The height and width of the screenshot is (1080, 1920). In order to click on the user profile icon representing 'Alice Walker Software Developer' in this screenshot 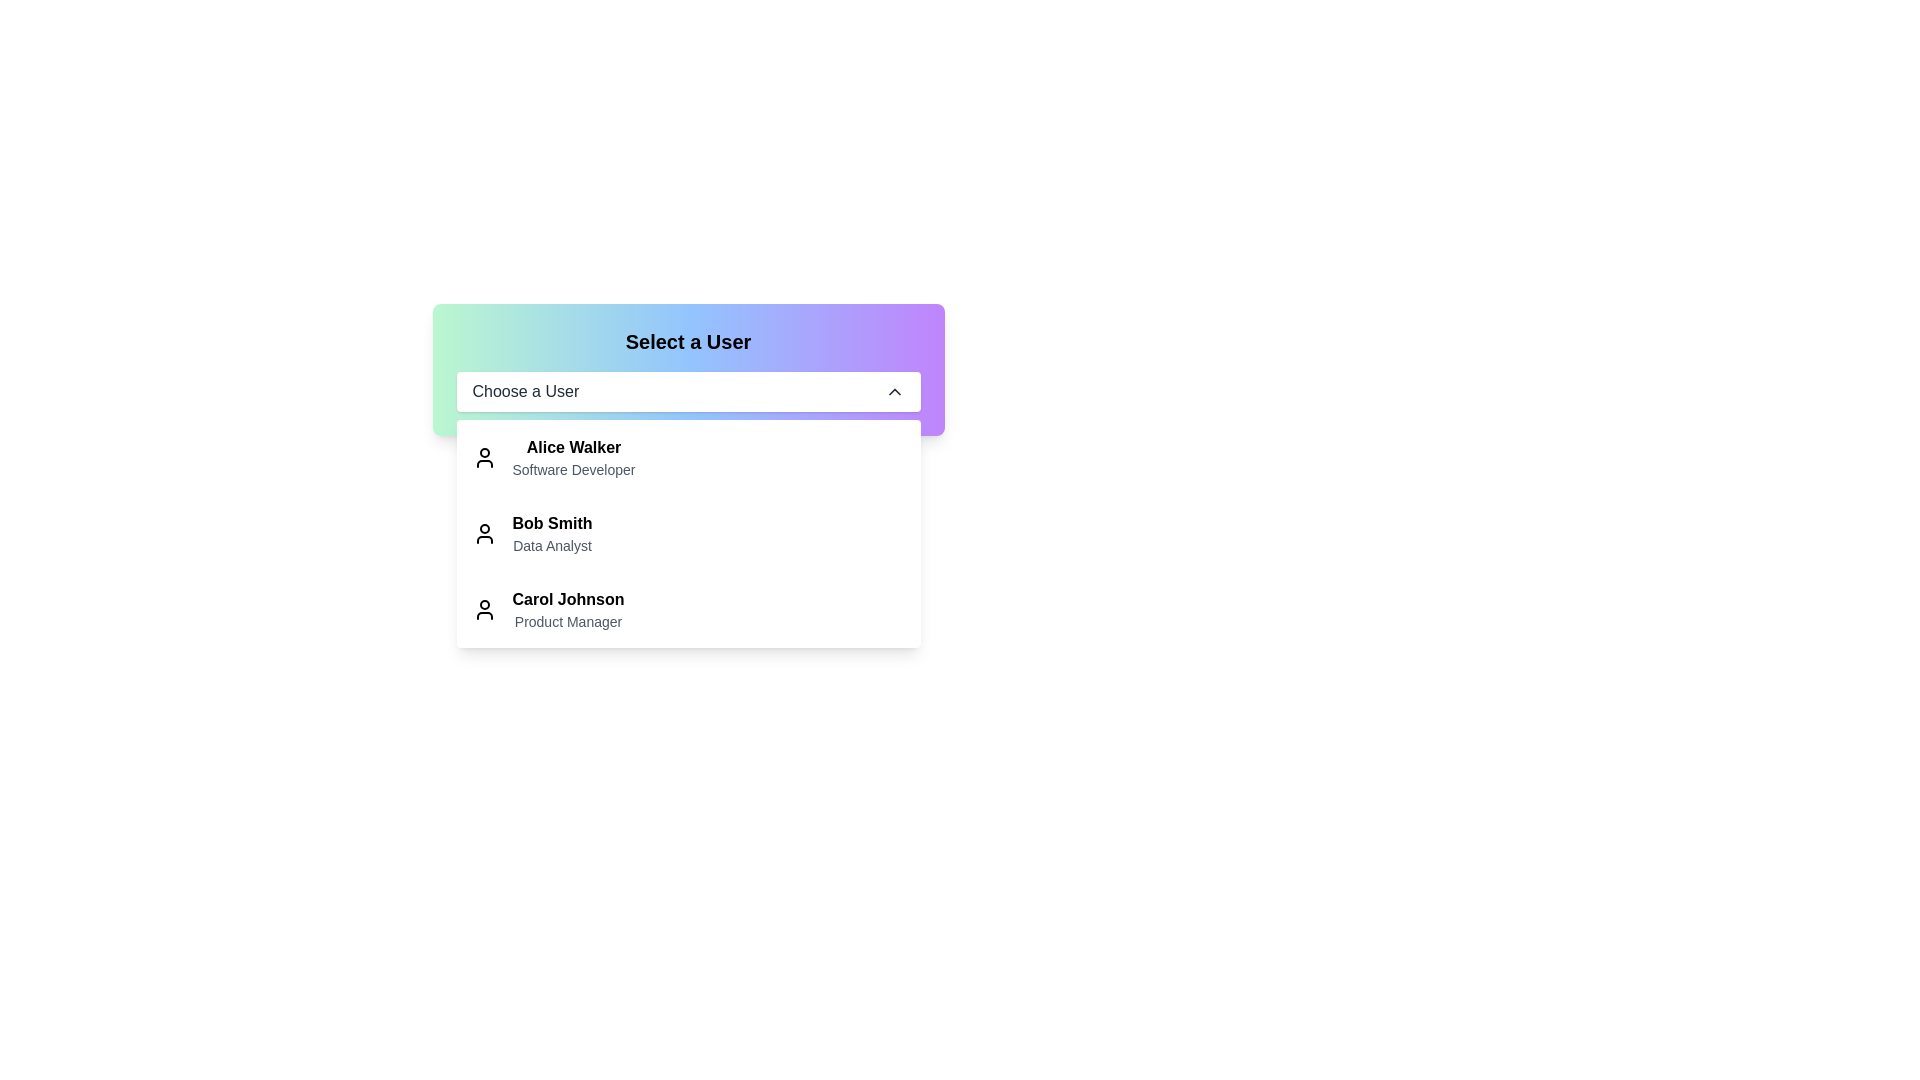, I will do `click(484, 458)`.